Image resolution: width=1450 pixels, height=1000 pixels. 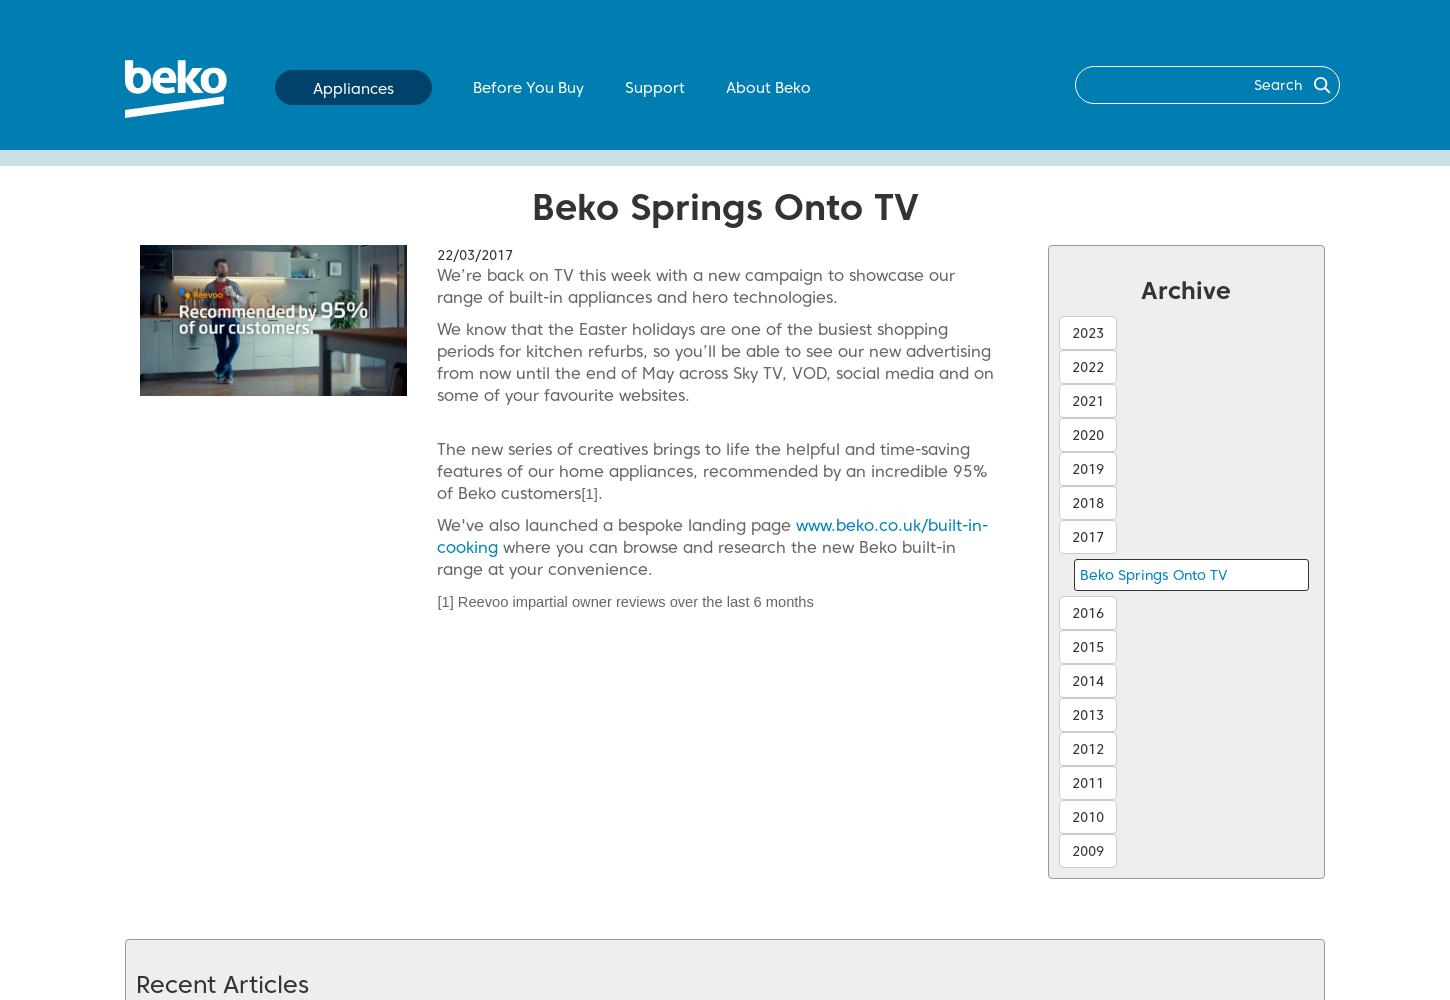 I want to click on '2021', so click(x=1070, y=401).